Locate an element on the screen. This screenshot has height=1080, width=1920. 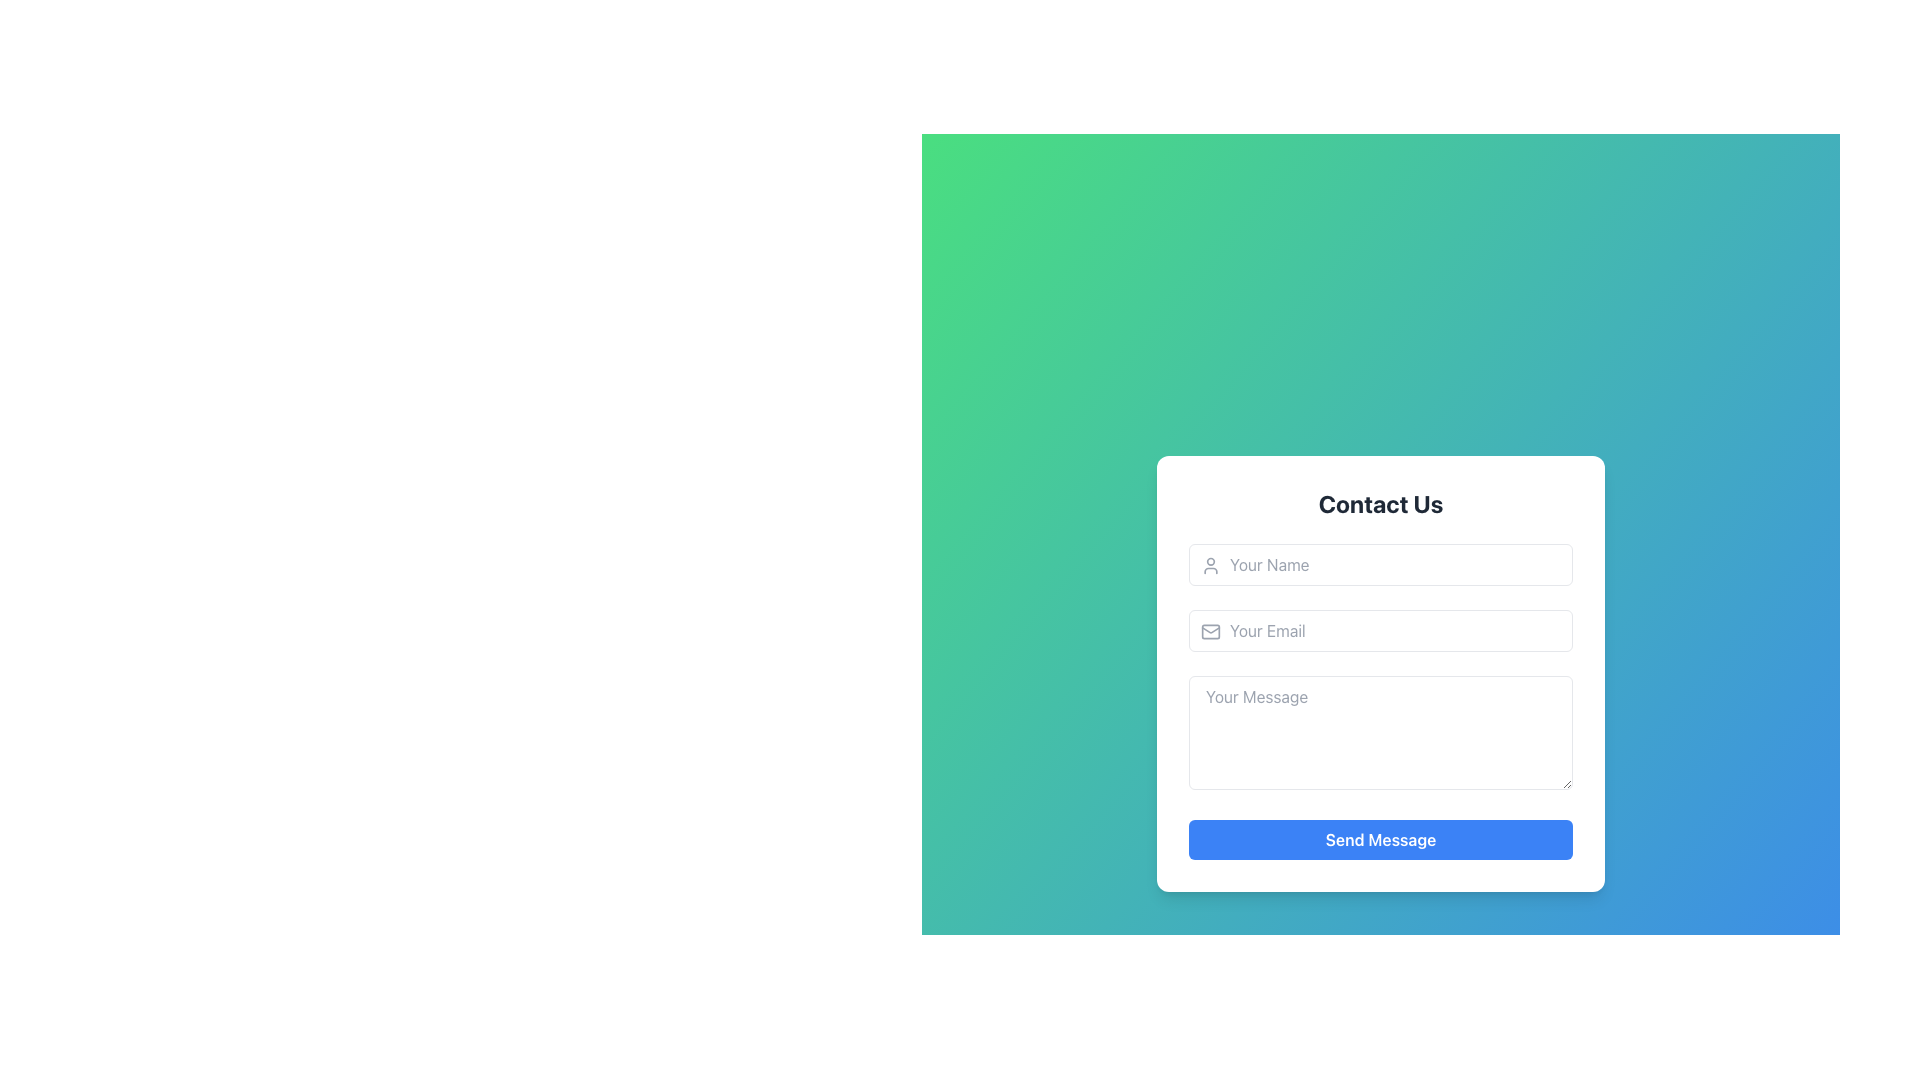
the text label that serves as the title or header for the form, located at the top of the vertically arranged form card is located at coordinates (1380, 503).